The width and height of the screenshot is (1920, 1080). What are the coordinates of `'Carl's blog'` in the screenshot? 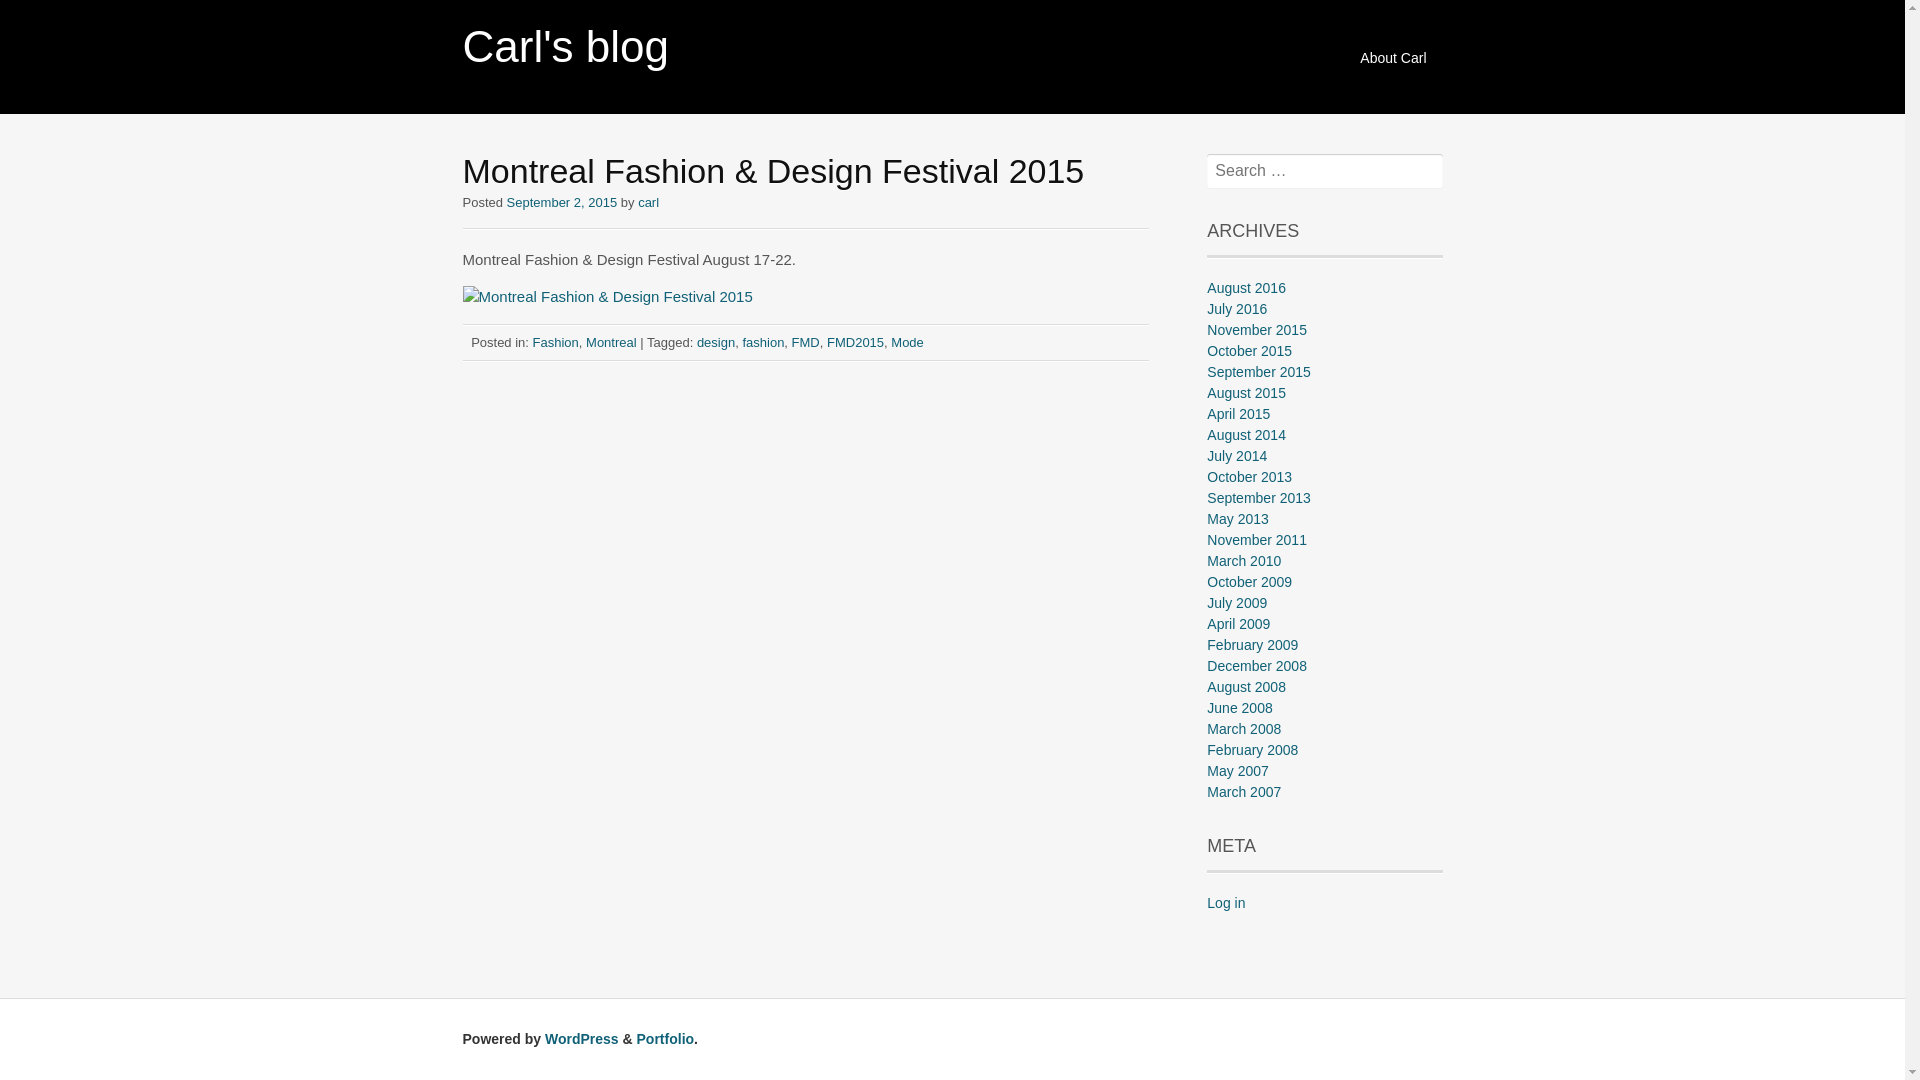 It's located at (460, 45).